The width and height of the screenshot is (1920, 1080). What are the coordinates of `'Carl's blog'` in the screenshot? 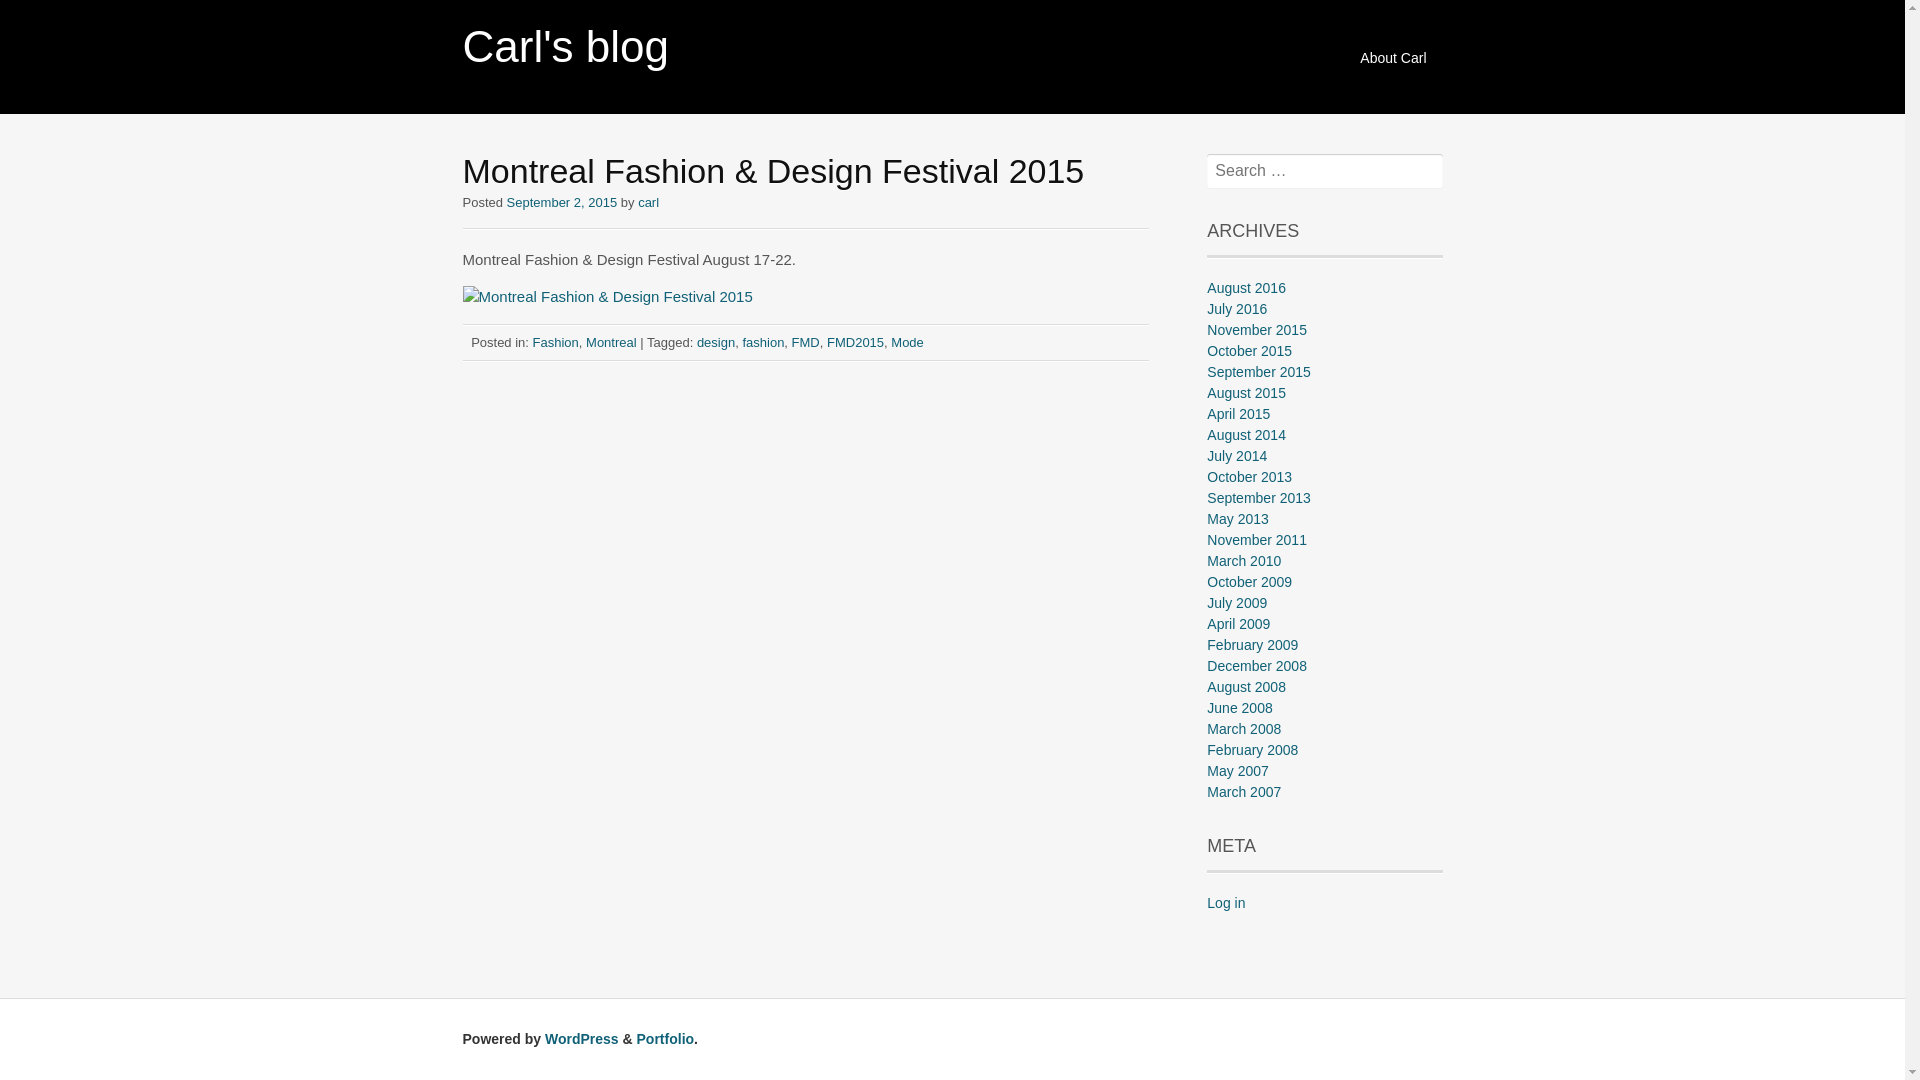 It's located at (460, 45).